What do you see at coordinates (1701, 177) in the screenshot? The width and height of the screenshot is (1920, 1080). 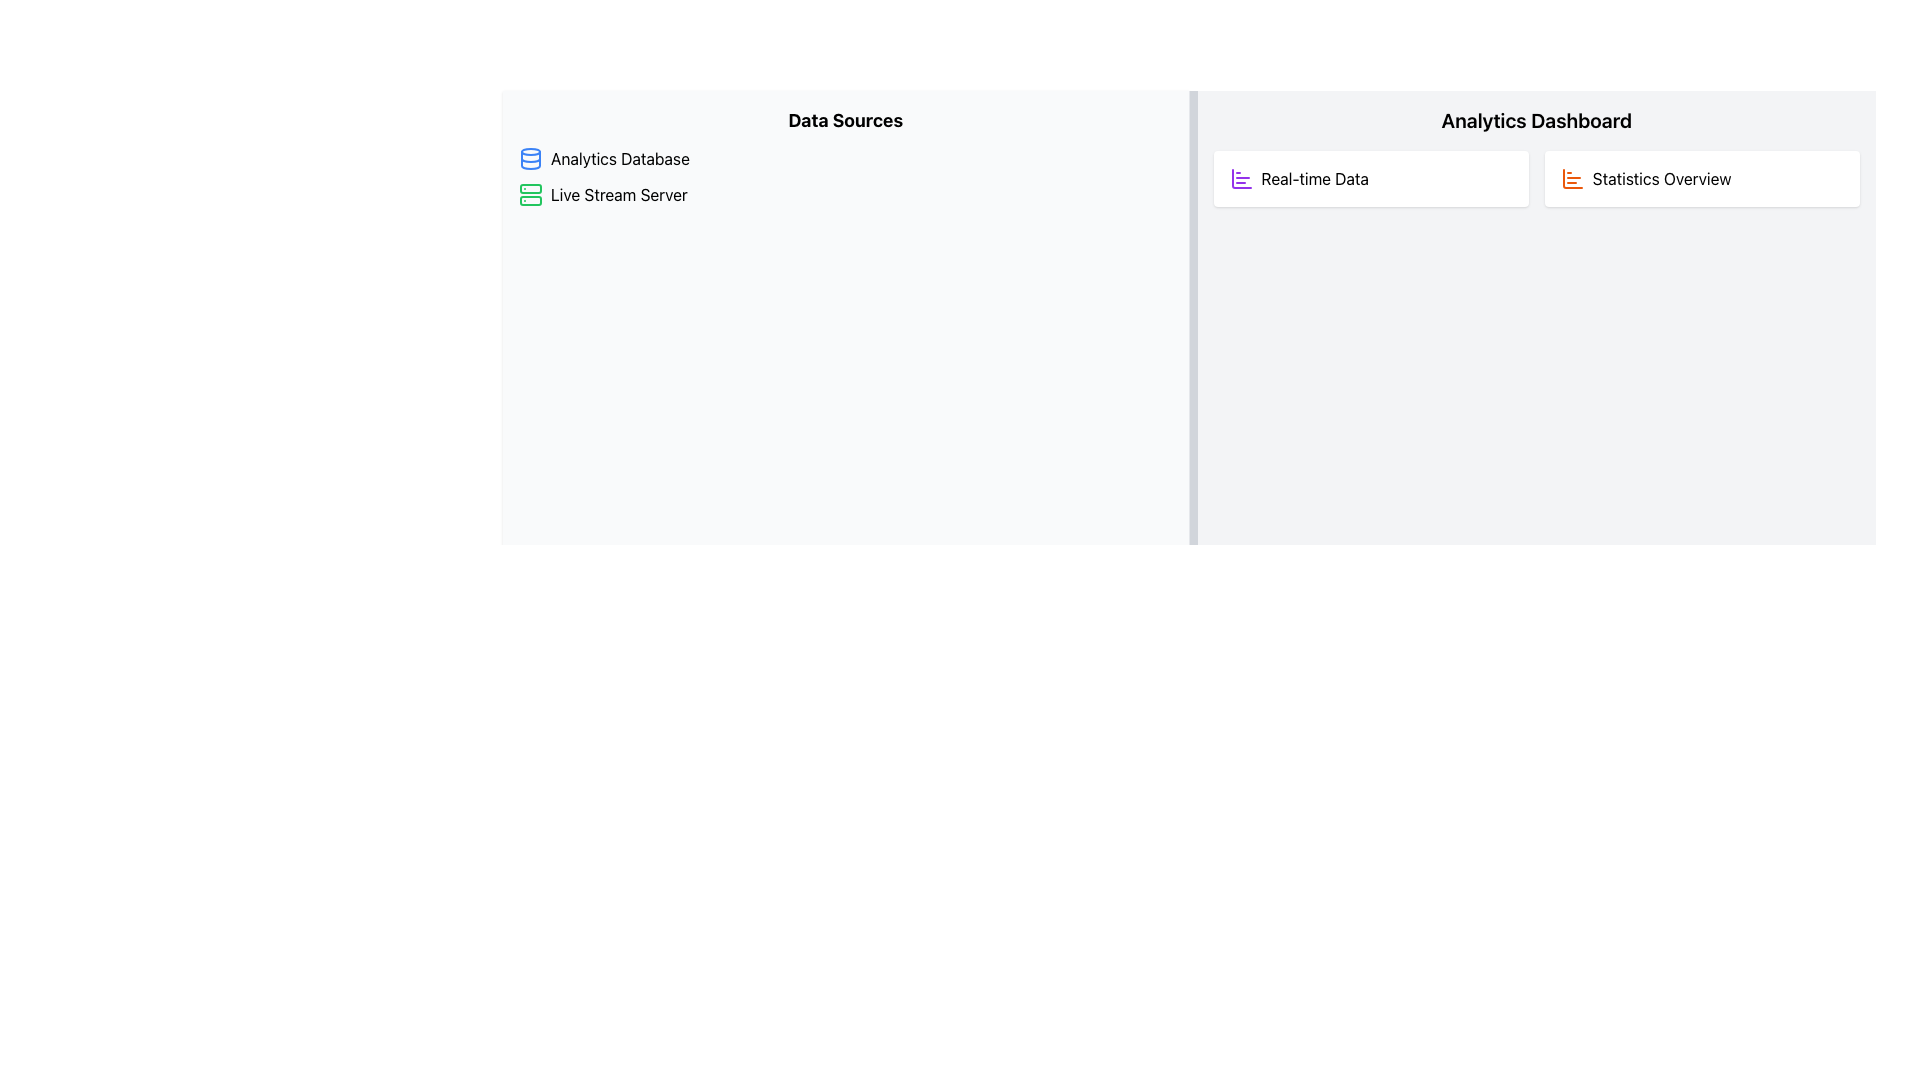 I see `the Informative Display located in the 'Analytics Dashboard' section, which serves as a non-interactive element for displaying statistics, positioned to the right of the 'Real-time Data' element` at bounding box center [1701, 177].